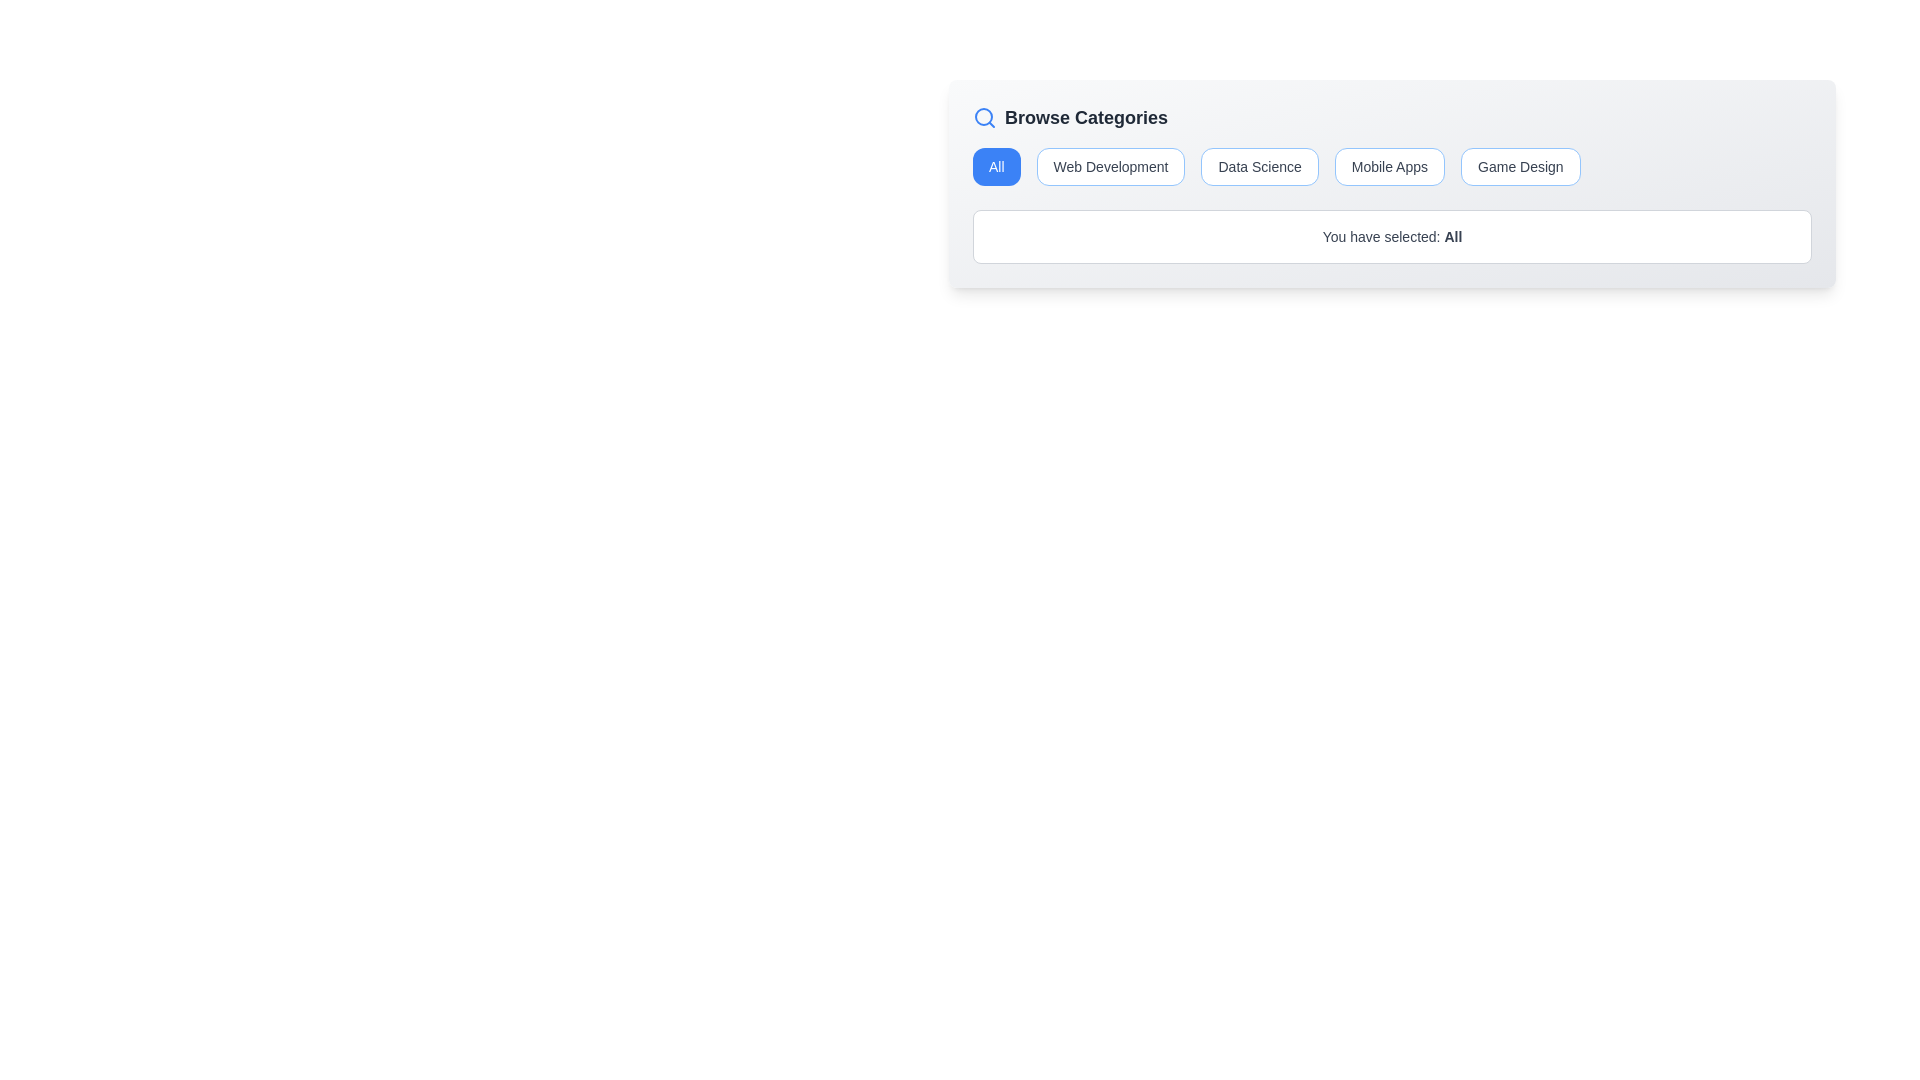 The width and height of the screenshot is (1920, 1080). I want to click on the 'Mobile Apps' tab button which is the fourth button in a horizontal list under the 'Browse Categories' header, so click(1391, 165).